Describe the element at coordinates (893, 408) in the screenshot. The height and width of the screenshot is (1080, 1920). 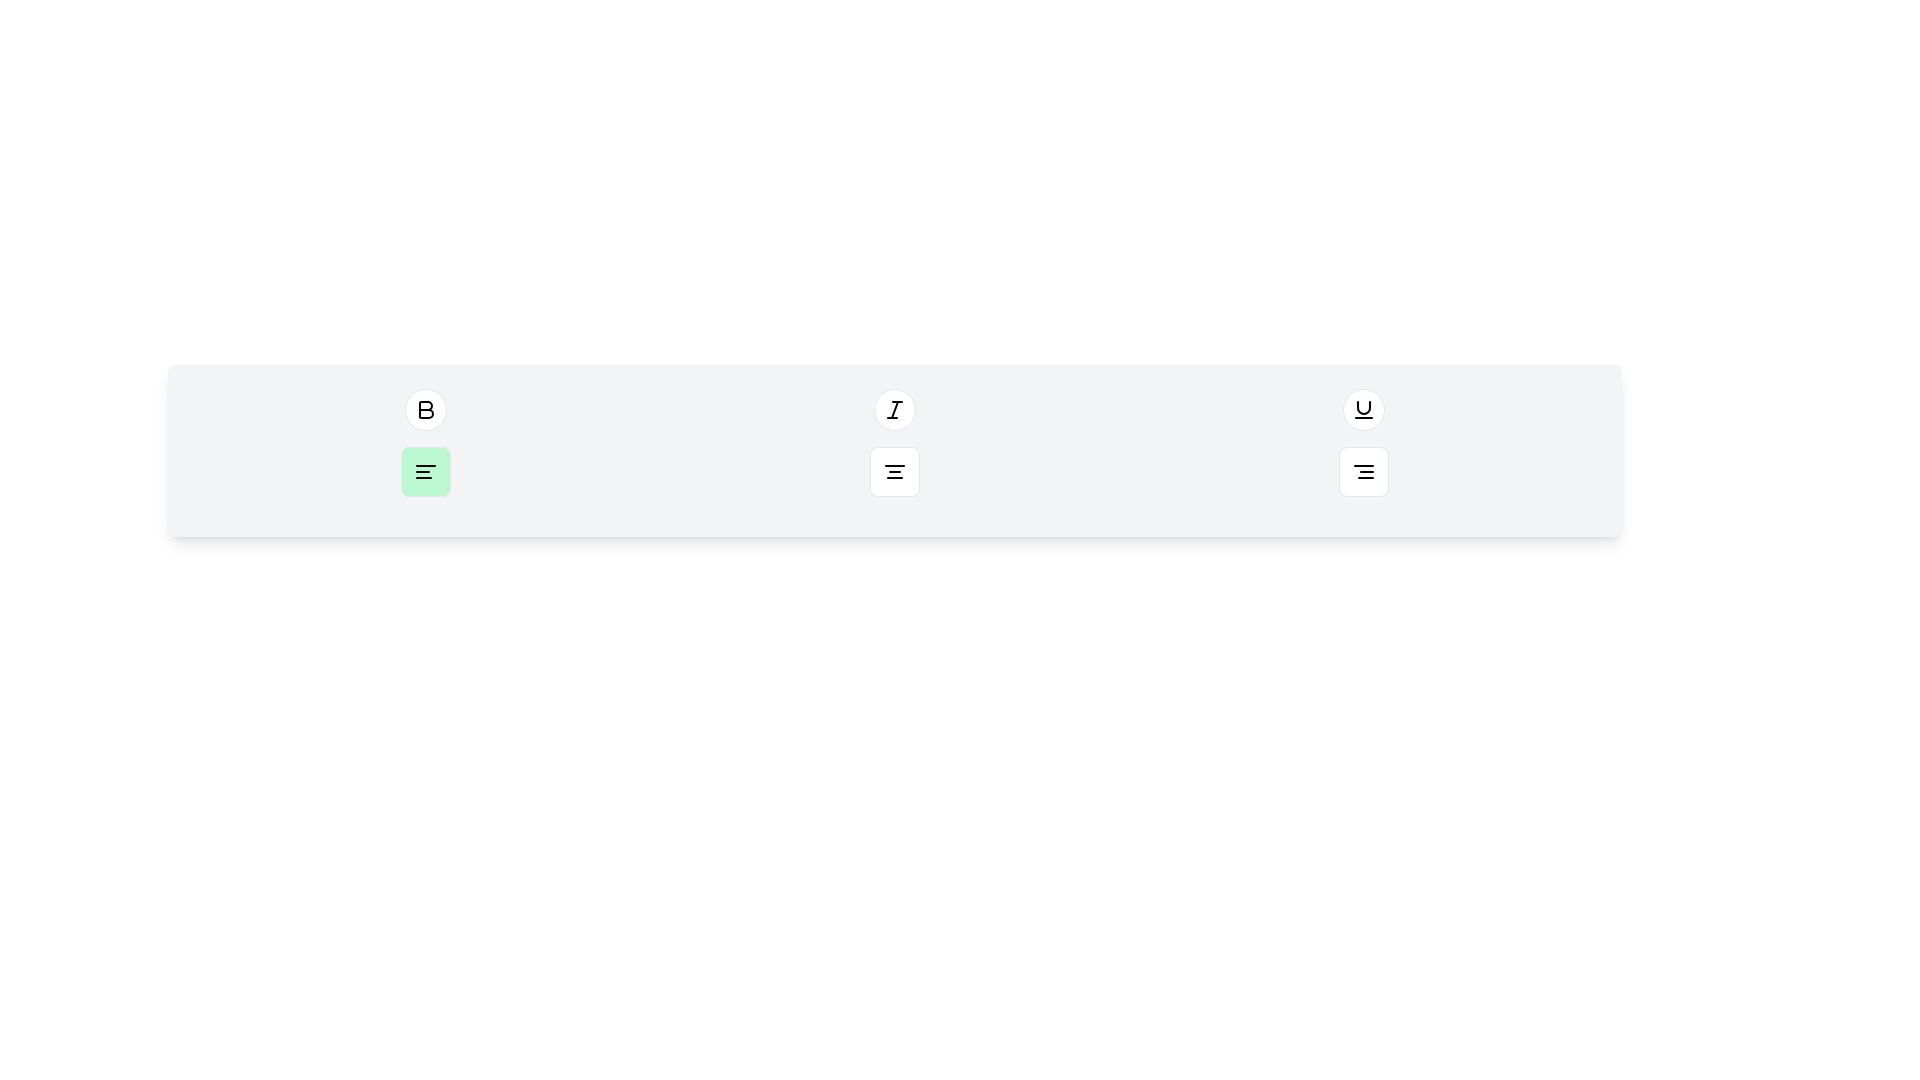
I see `the white circular button with a black 'Italics' icon at its center` at that location.